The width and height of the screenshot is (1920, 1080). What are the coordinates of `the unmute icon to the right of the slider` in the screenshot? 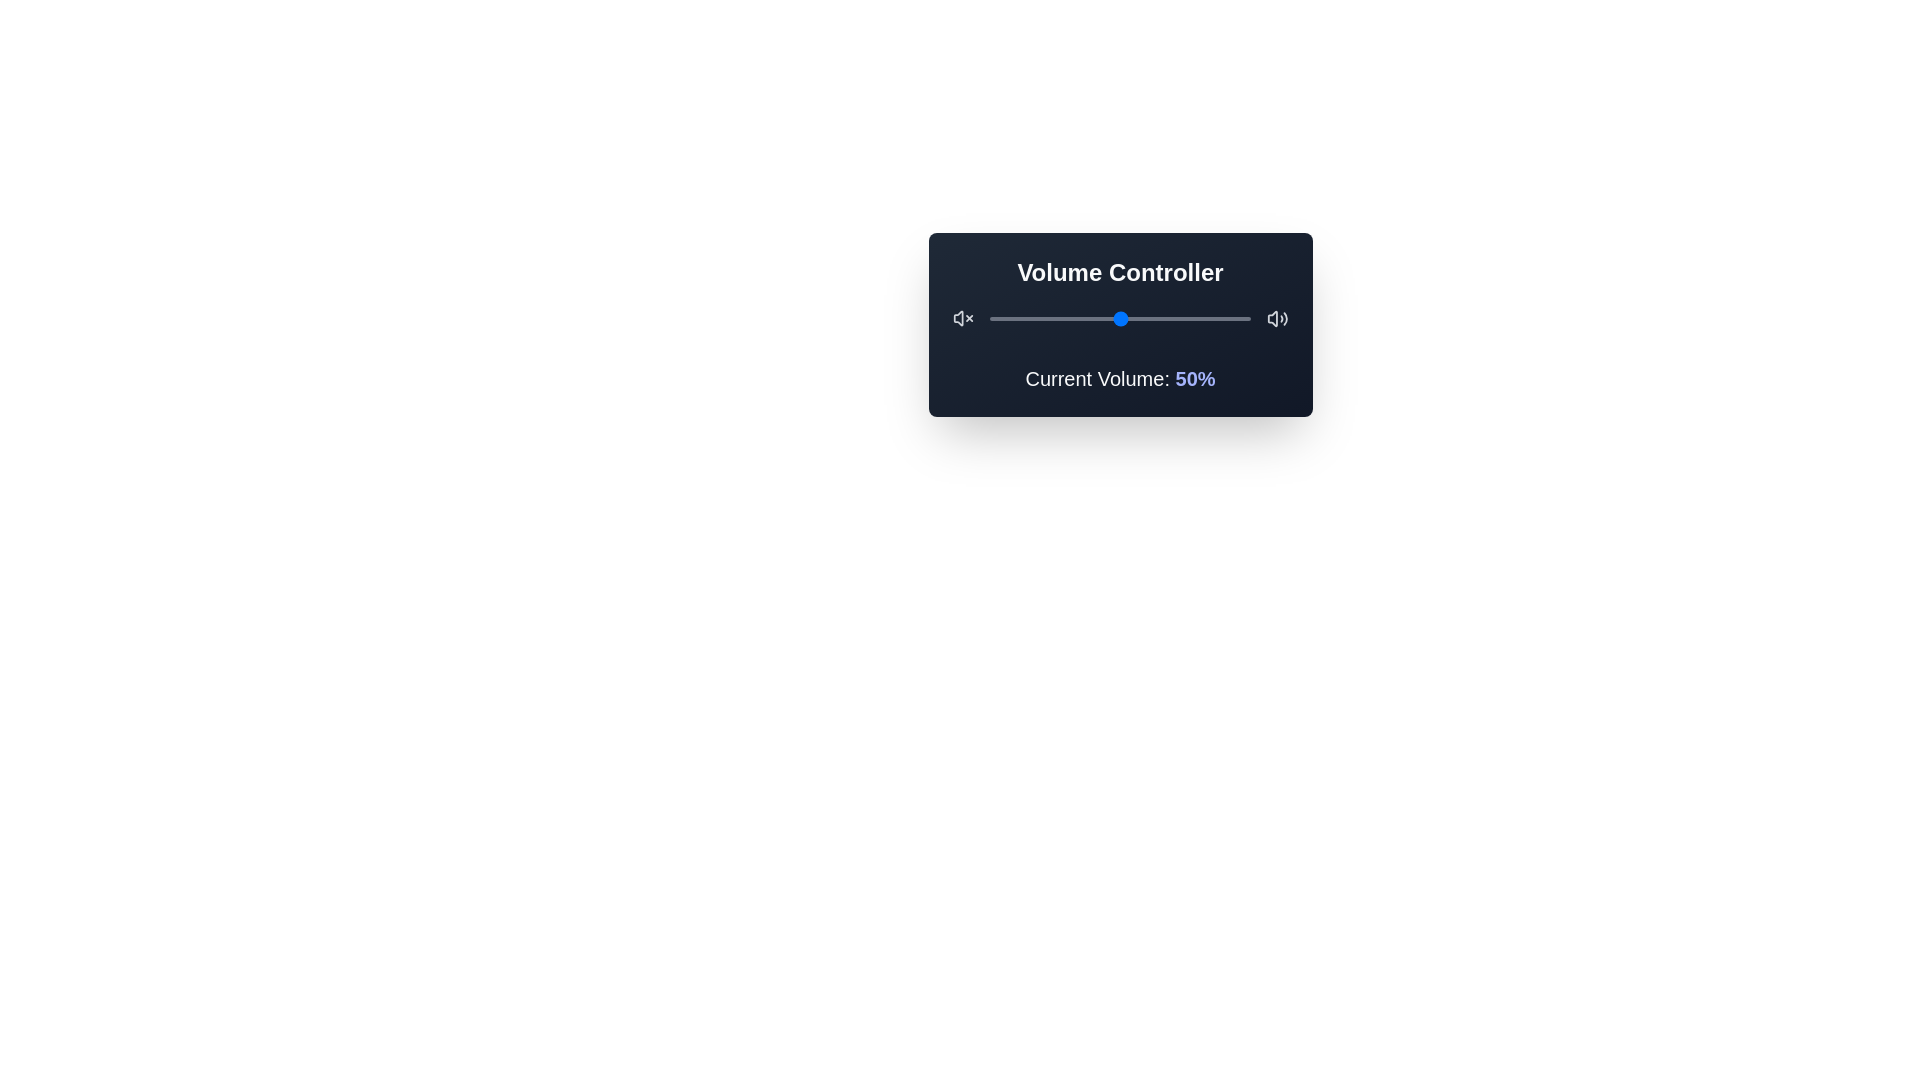 It's located at (1276, 318).